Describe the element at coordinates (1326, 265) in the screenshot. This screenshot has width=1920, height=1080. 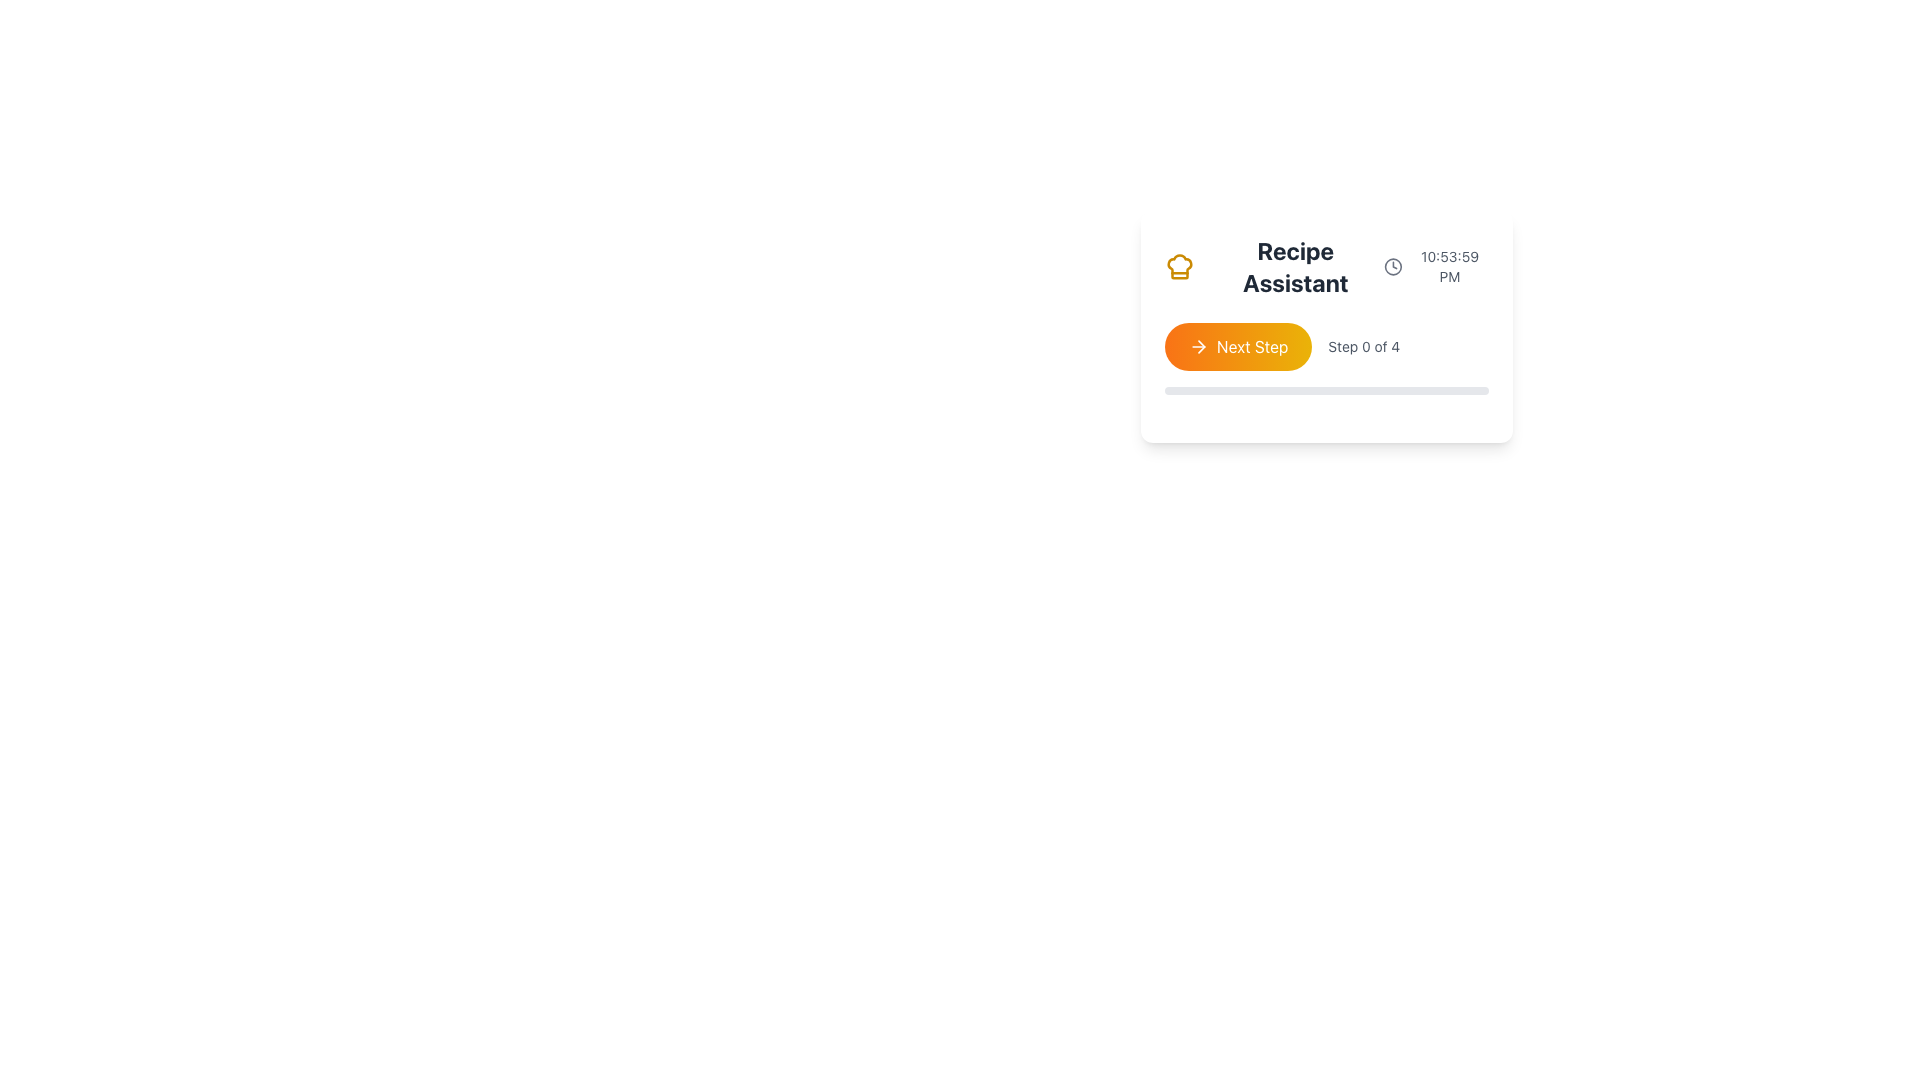
I see `the 'Recipe Assistant' header text` at that location.